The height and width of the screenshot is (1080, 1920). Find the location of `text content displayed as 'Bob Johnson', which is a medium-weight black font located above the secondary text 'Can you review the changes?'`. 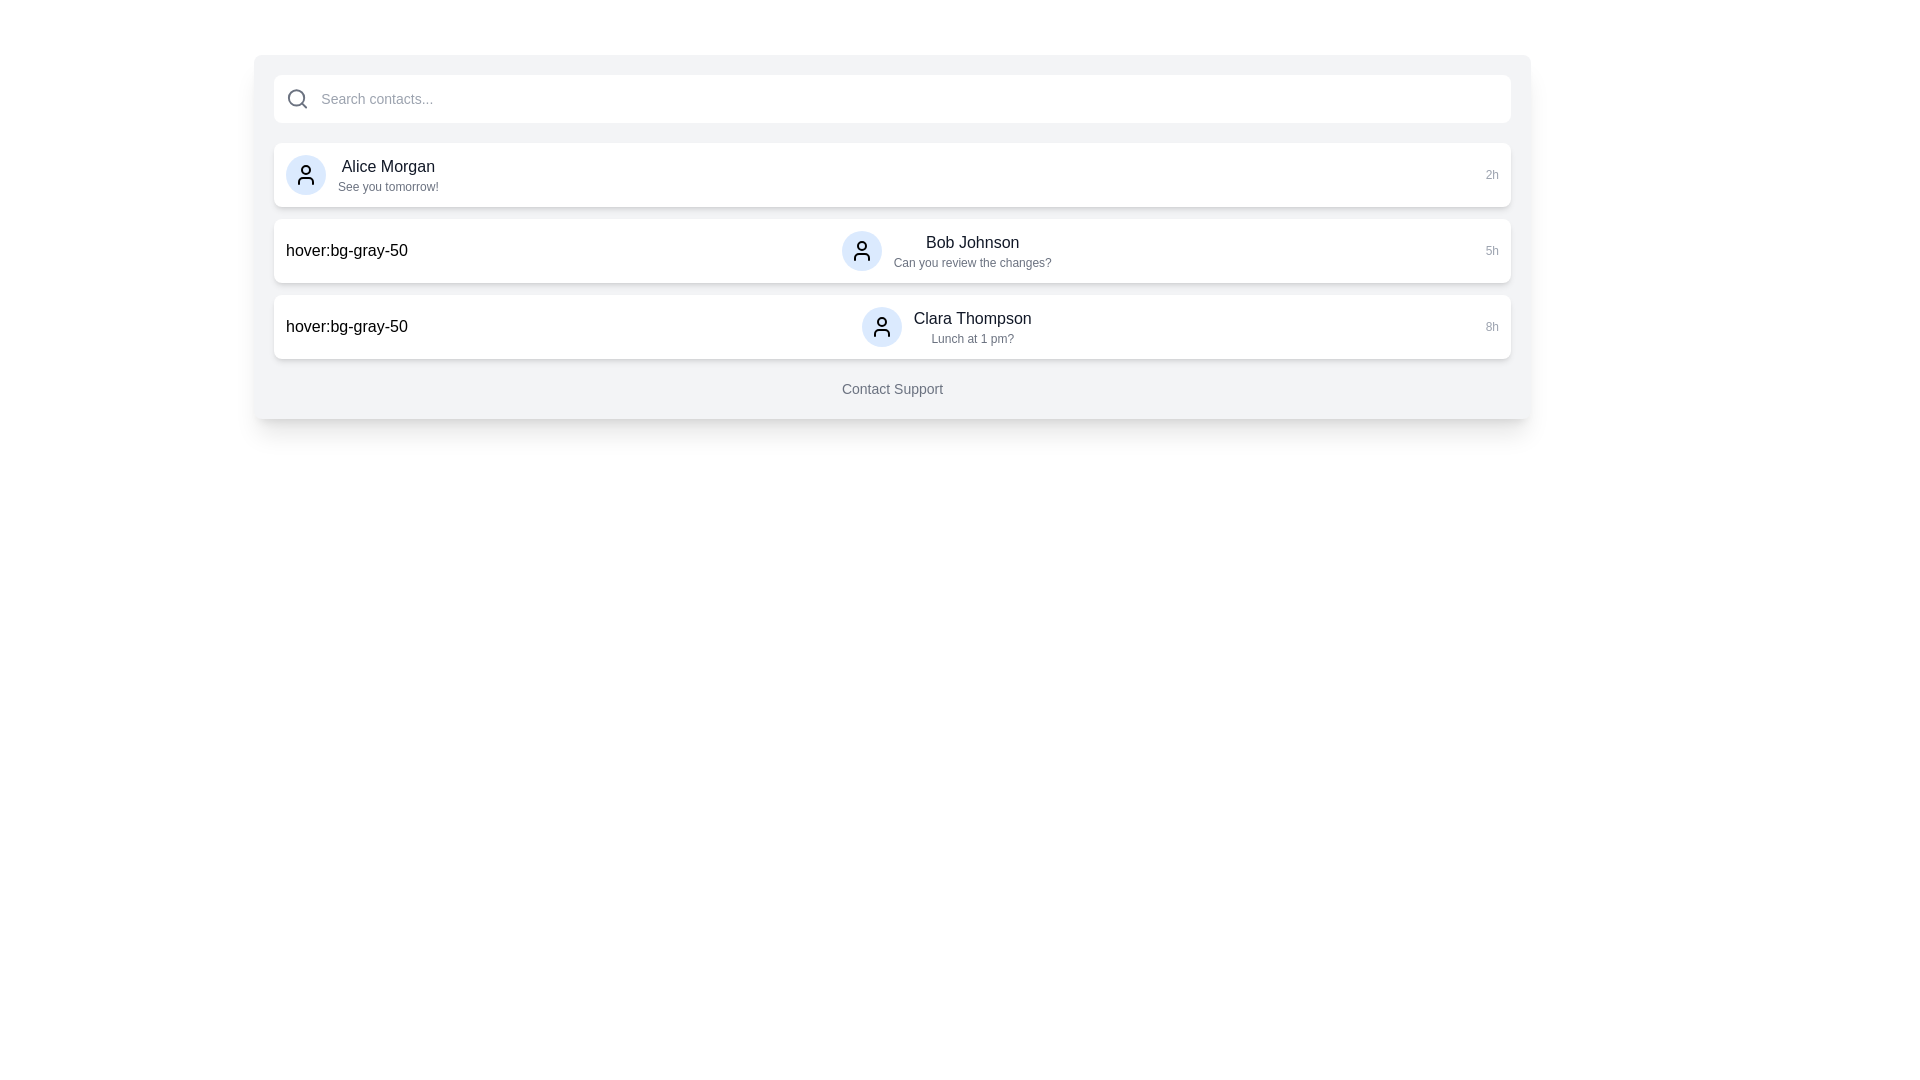

text content displayed as 'Bob Johnson', which is a medium-weight black font located above the secondary text 'Can you review the changes?' is located at coordinates (972, 242).